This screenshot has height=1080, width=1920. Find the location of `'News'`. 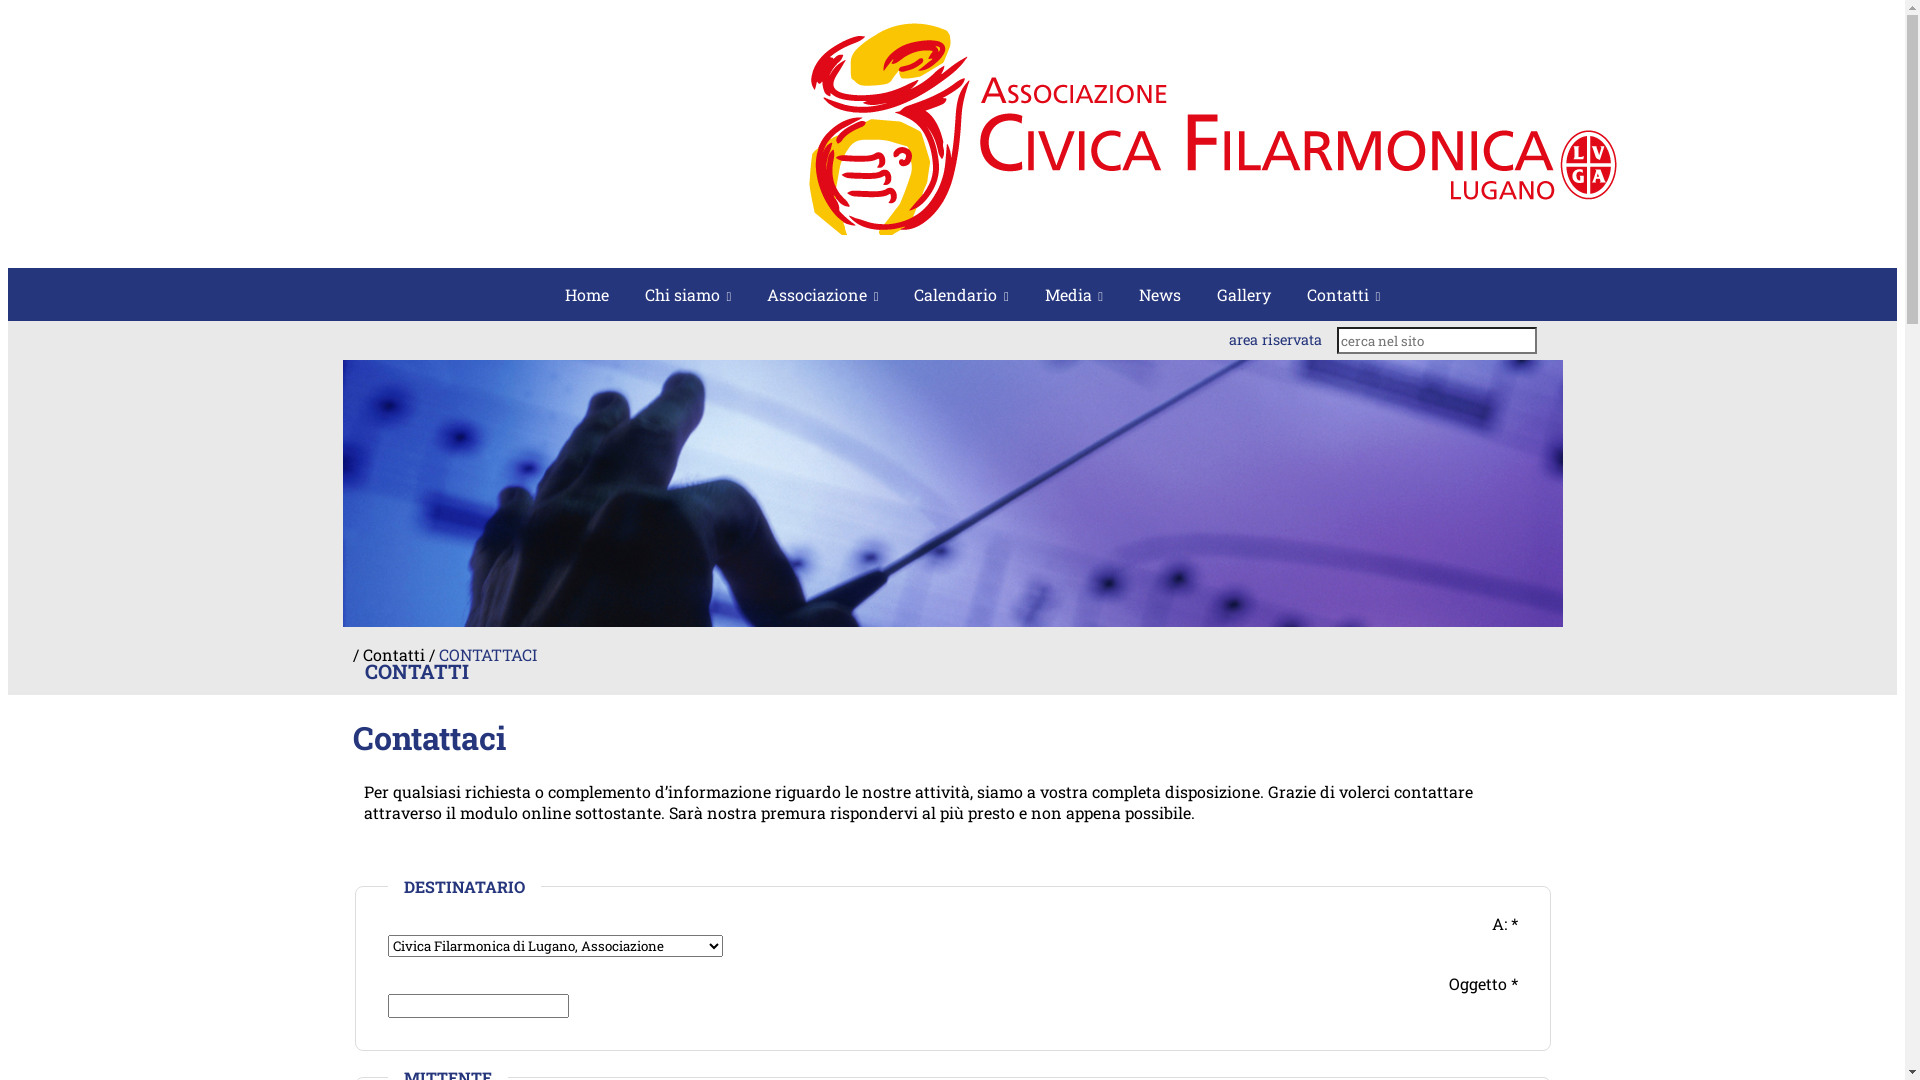

'News' is located at coordinates (1160, 294).